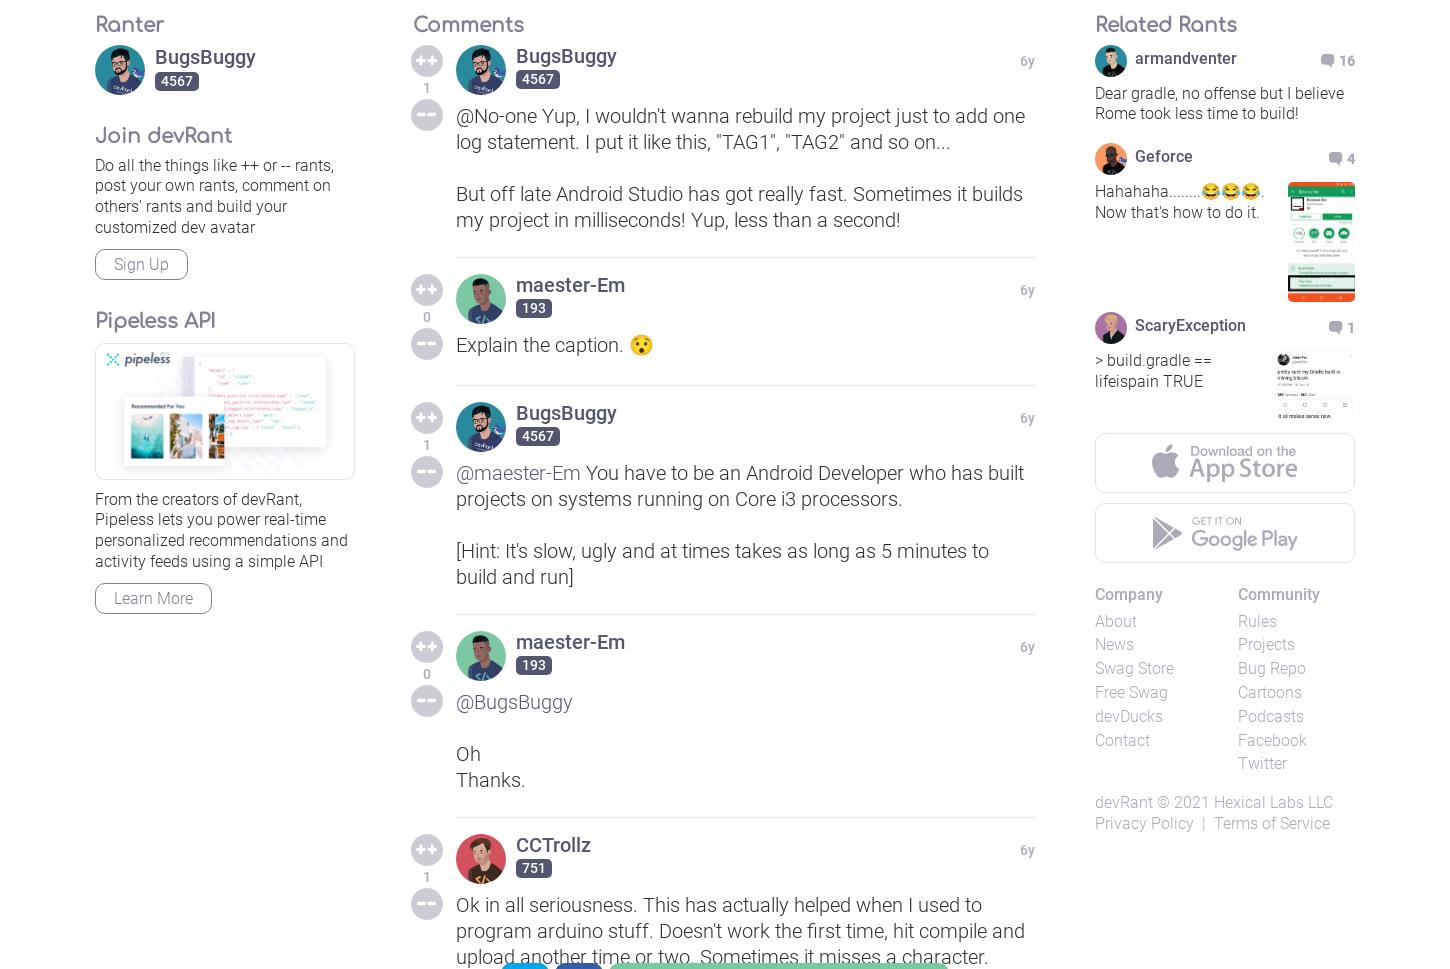 This screenshot has width=1450, height=969. Describe the element at coordinates (1094, 592) in the screenshot. I see `'Company'` at that location.